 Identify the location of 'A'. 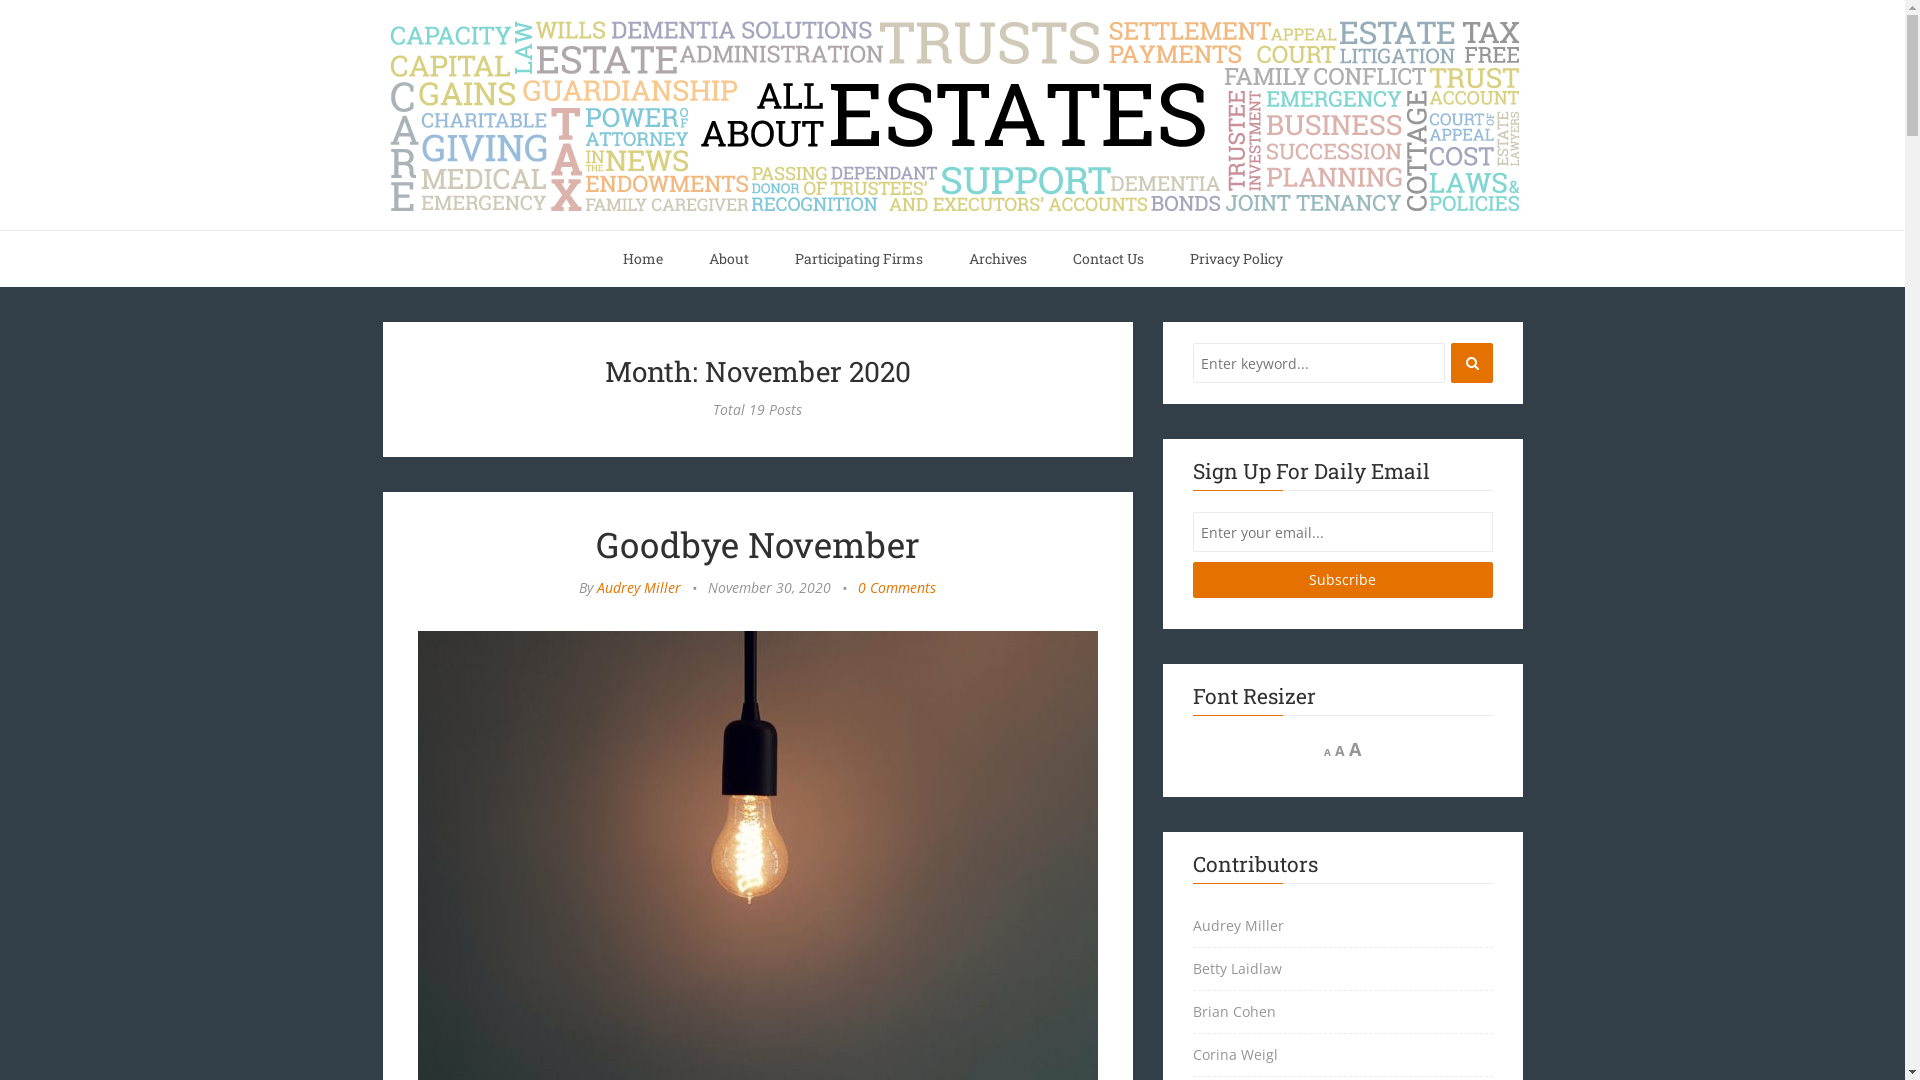
(1339, 750).